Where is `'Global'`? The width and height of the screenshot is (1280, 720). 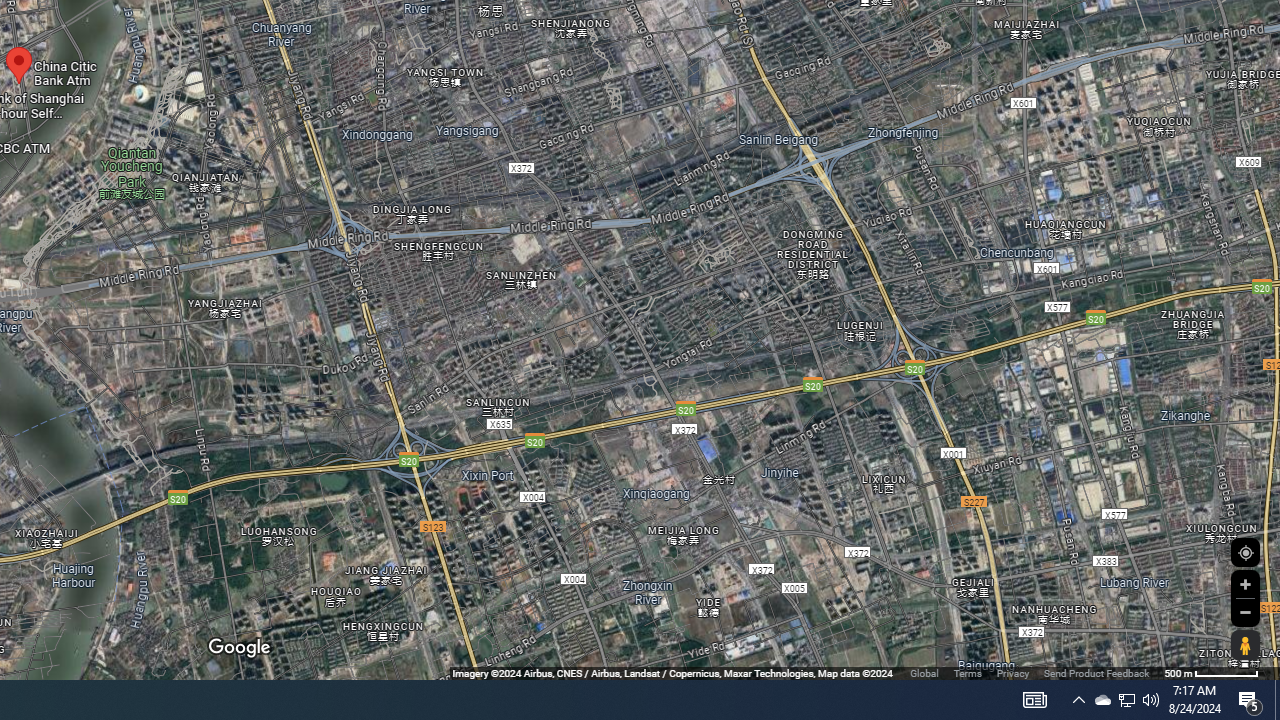
'Global' is located at coordinates (923, 673).